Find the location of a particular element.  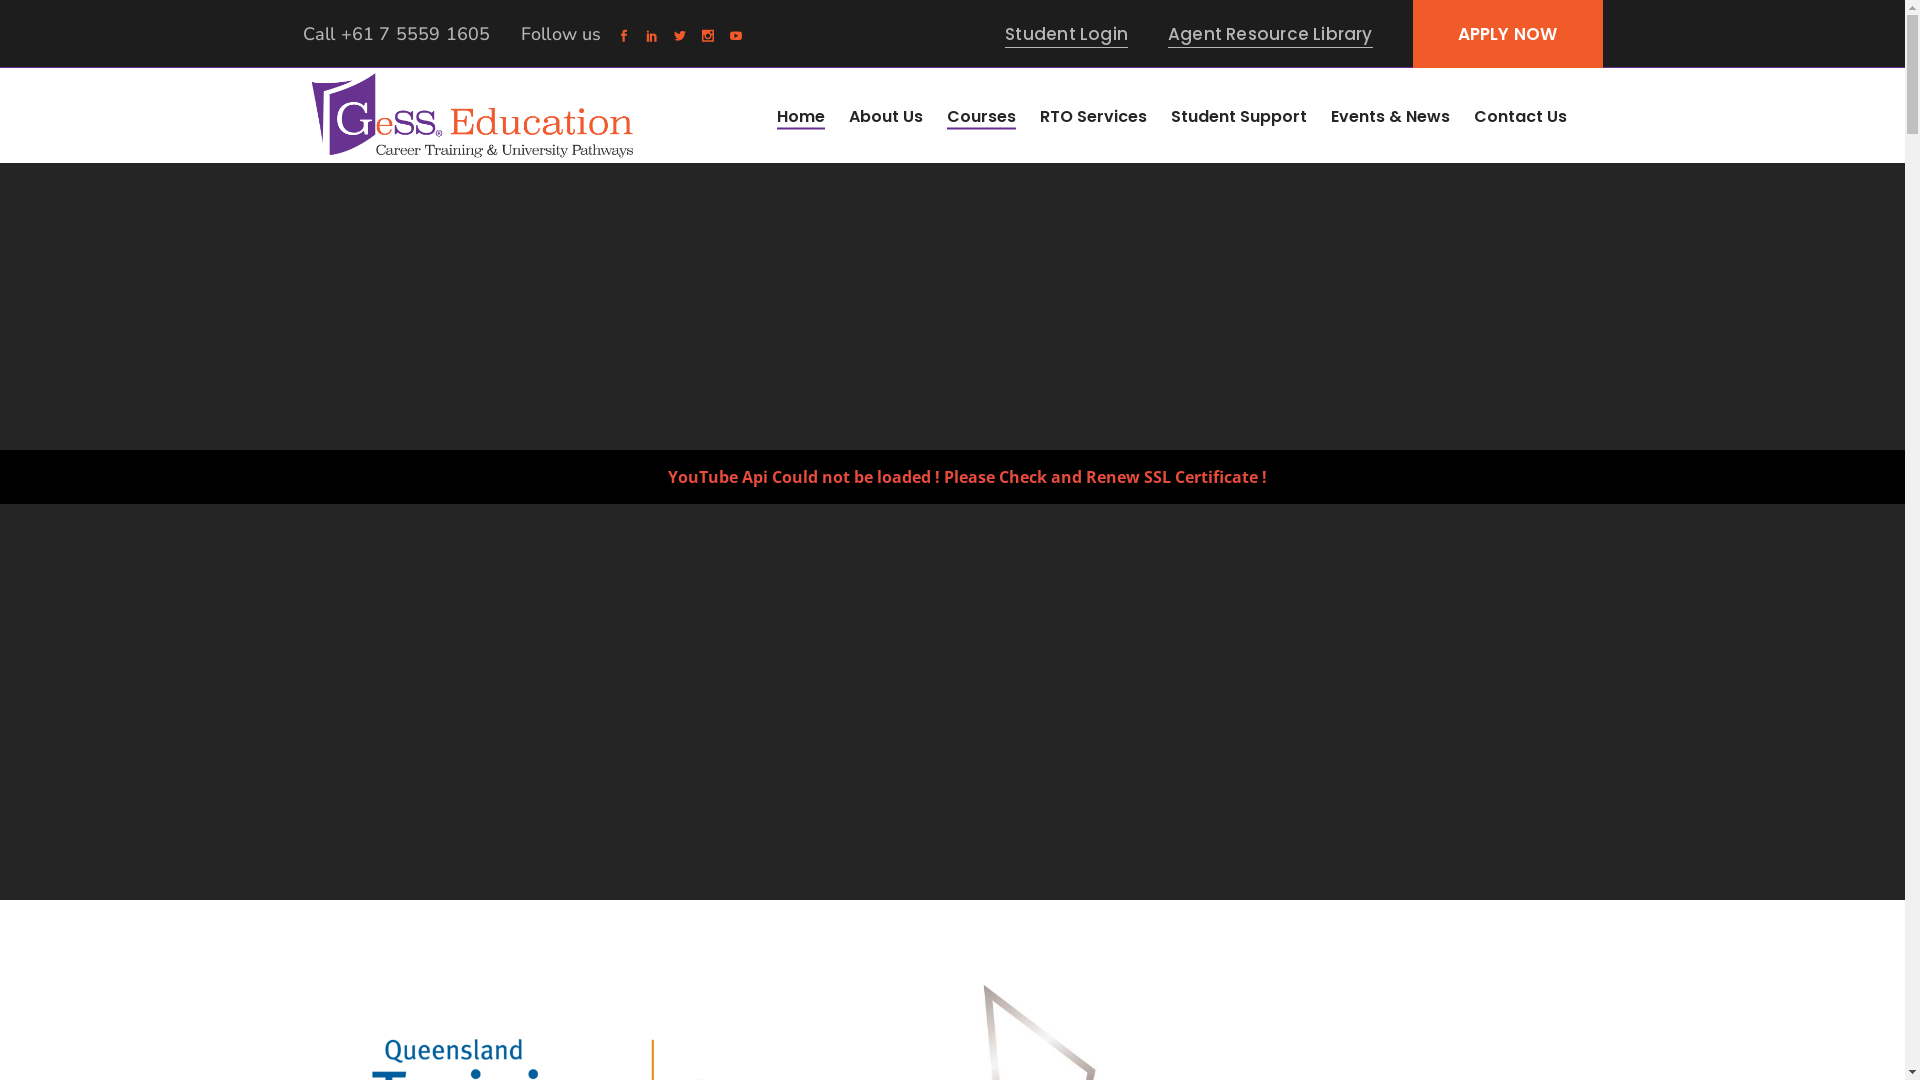

'APPLY NOW' is located at coordinates (1507, 34).